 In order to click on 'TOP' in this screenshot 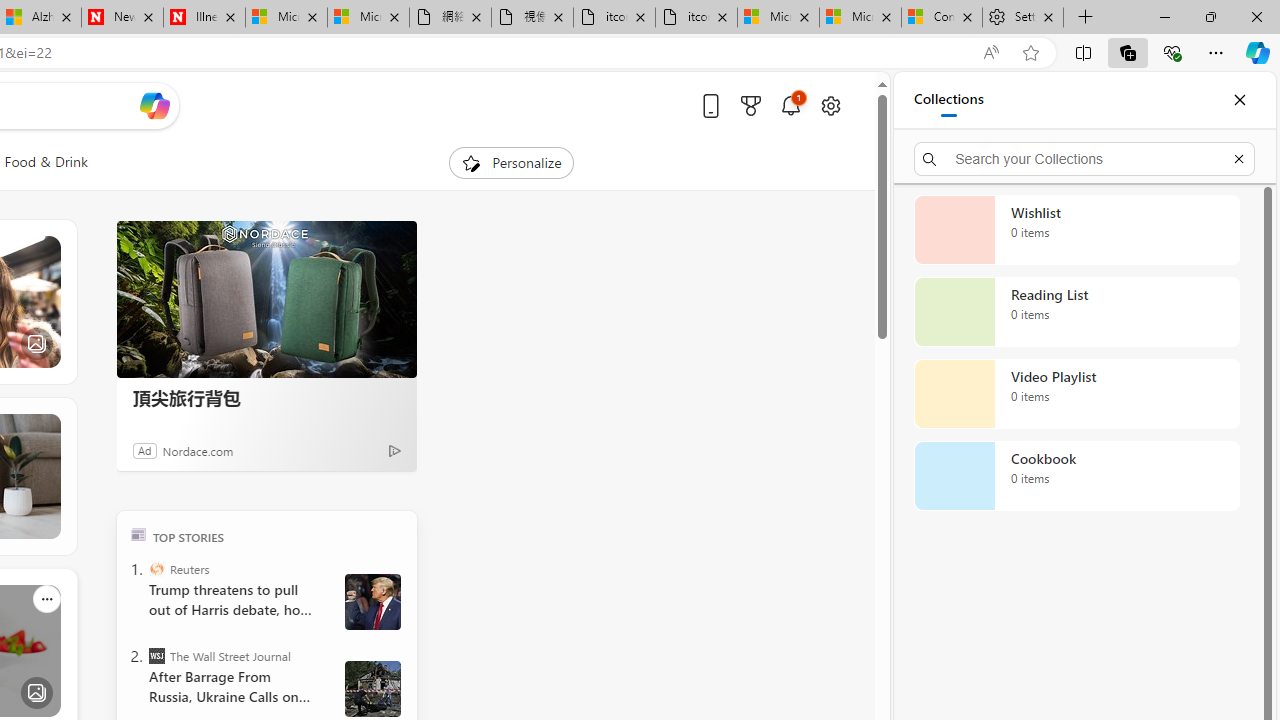, I will do `click(137, 533)`.